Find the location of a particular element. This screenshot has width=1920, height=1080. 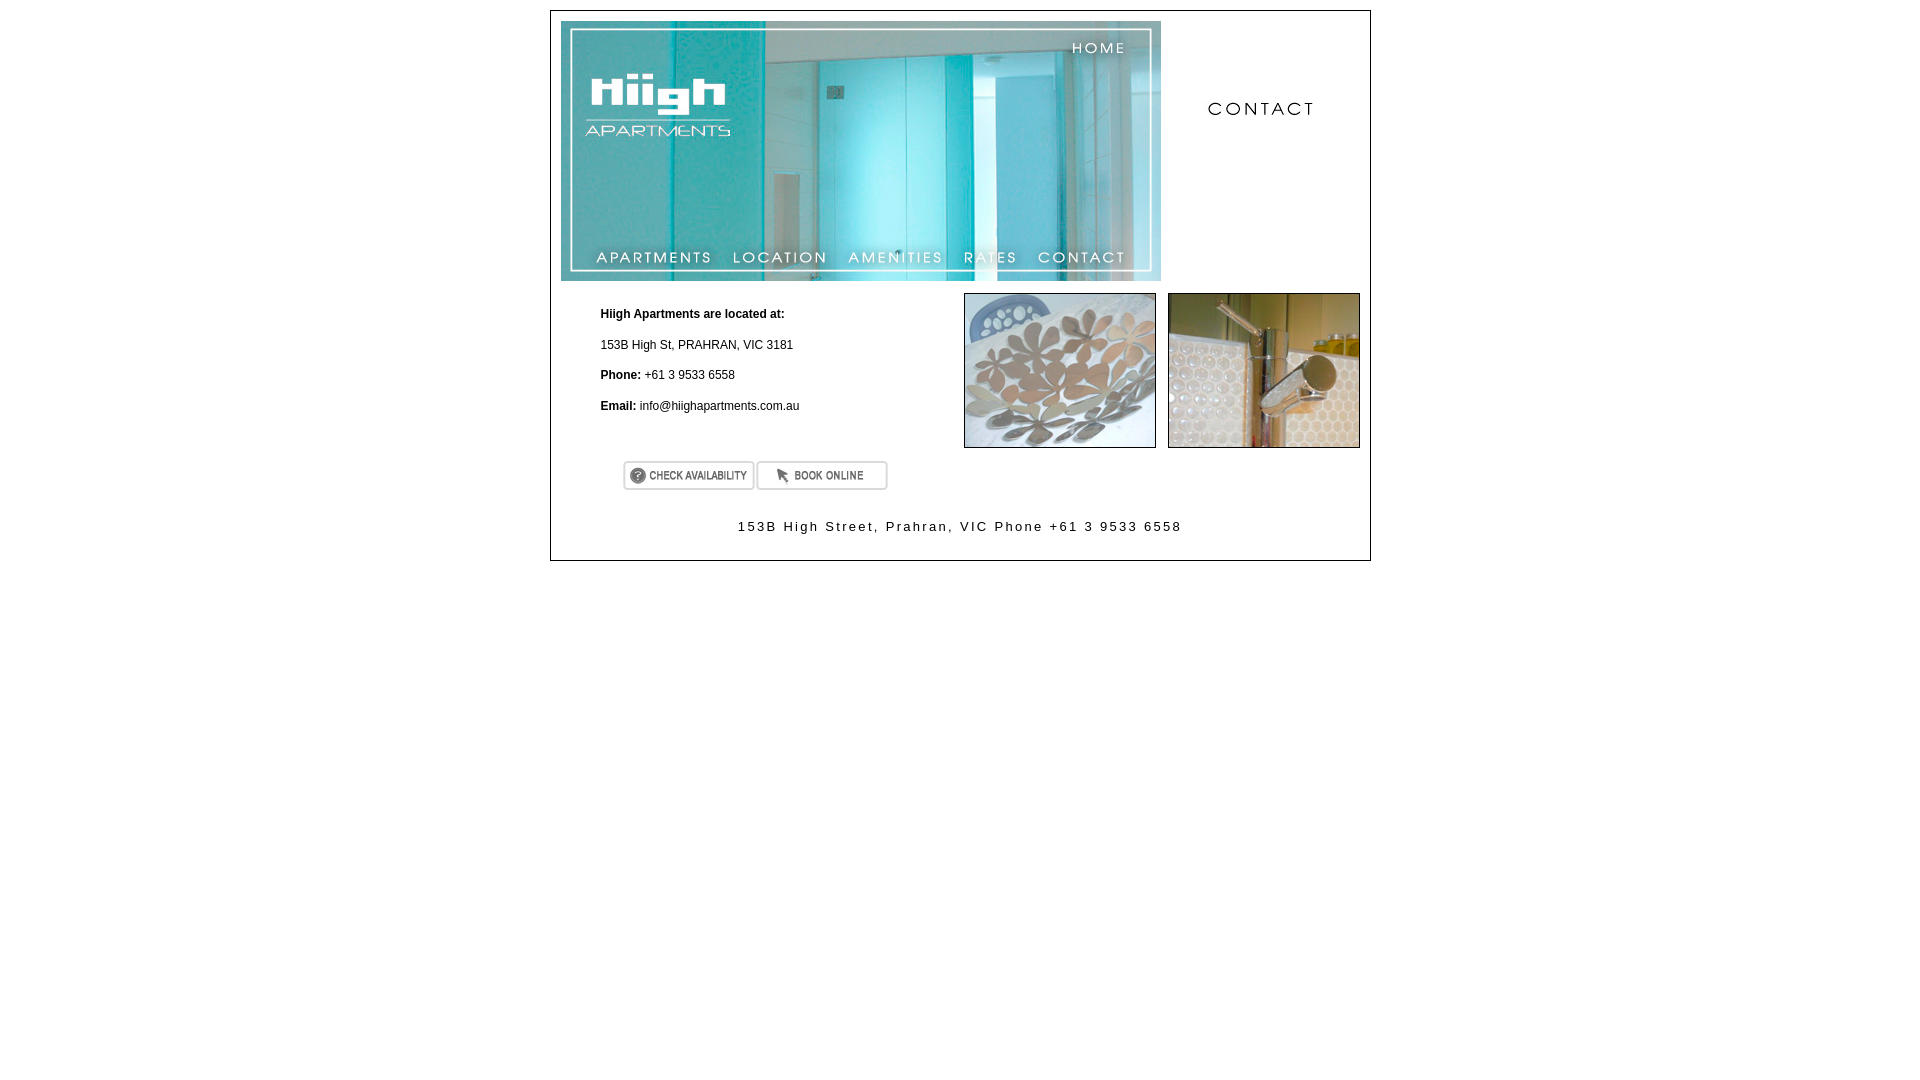

'info@hiighapartments.com.au' is located at coordinates (720, 405).